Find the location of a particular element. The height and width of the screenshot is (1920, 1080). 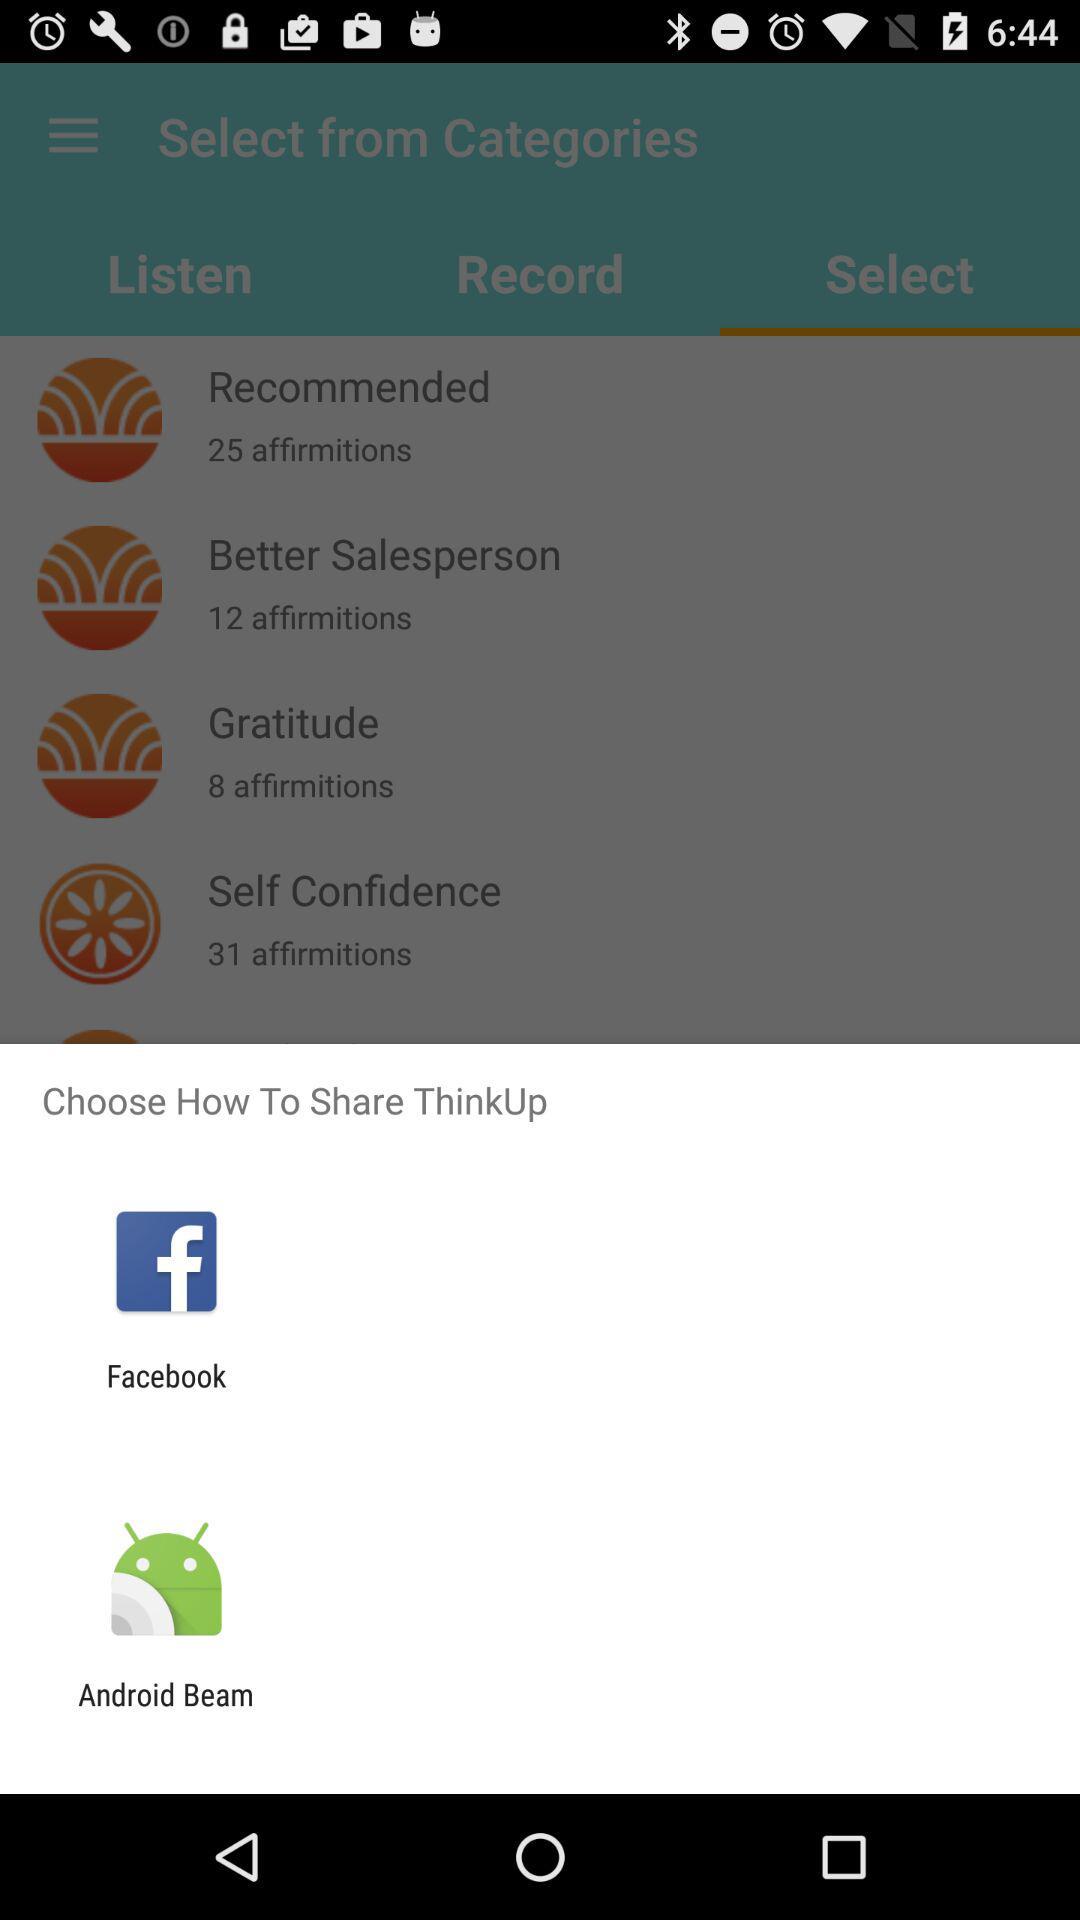

the android beam app is located at coordinates (165, 1711).